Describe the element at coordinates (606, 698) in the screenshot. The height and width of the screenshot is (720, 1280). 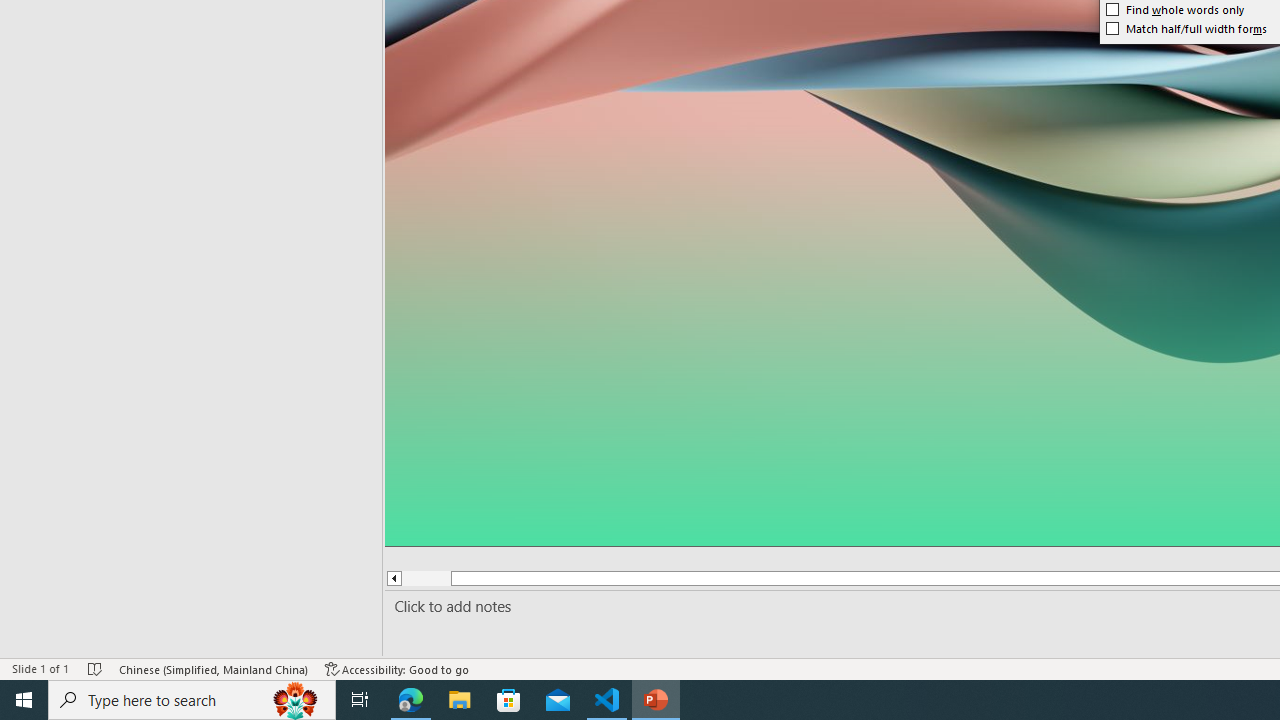
I see `'Visual Studio Code - 1 running window'` at that location.